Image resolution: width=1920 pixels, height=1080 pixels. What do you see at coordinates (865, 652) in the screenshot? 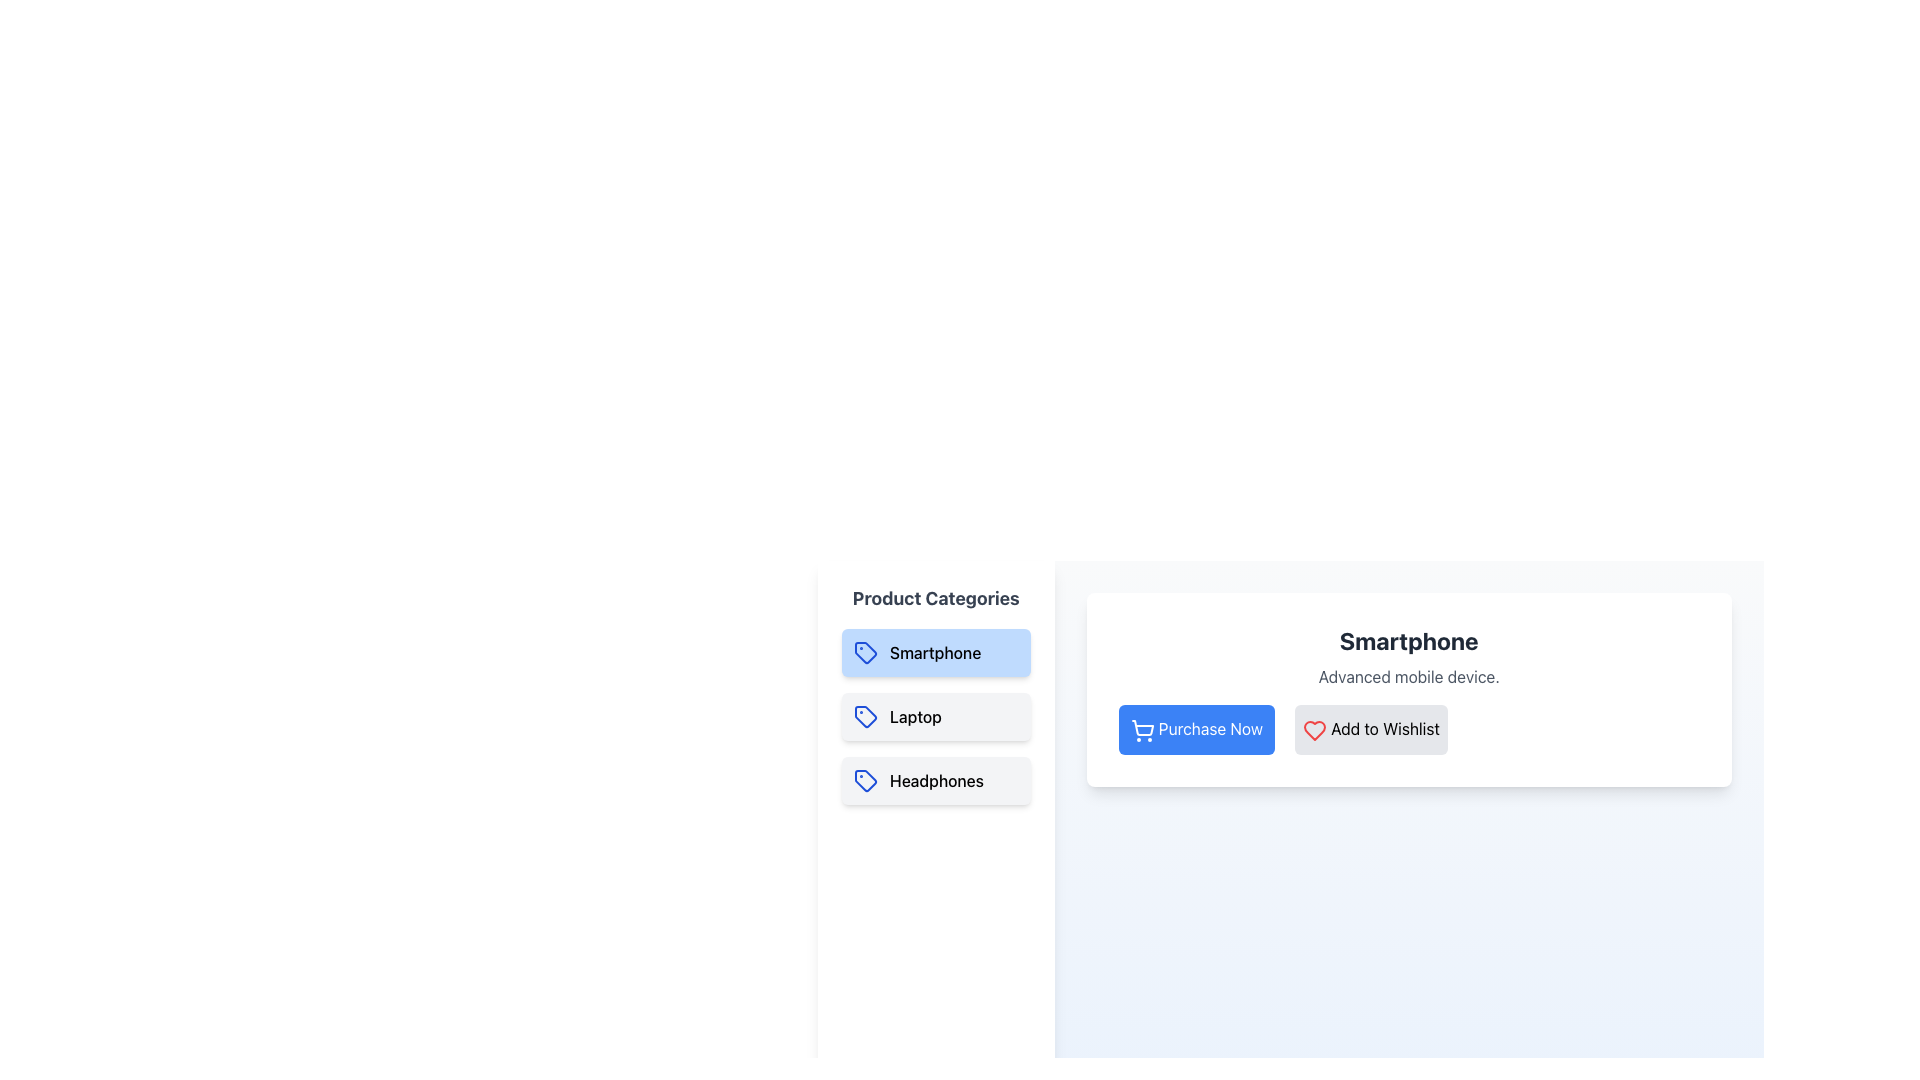
I see `the blue-gray tag icon representing the 'Smartphone' category in the sidebar` at bounding box center [865, 652].